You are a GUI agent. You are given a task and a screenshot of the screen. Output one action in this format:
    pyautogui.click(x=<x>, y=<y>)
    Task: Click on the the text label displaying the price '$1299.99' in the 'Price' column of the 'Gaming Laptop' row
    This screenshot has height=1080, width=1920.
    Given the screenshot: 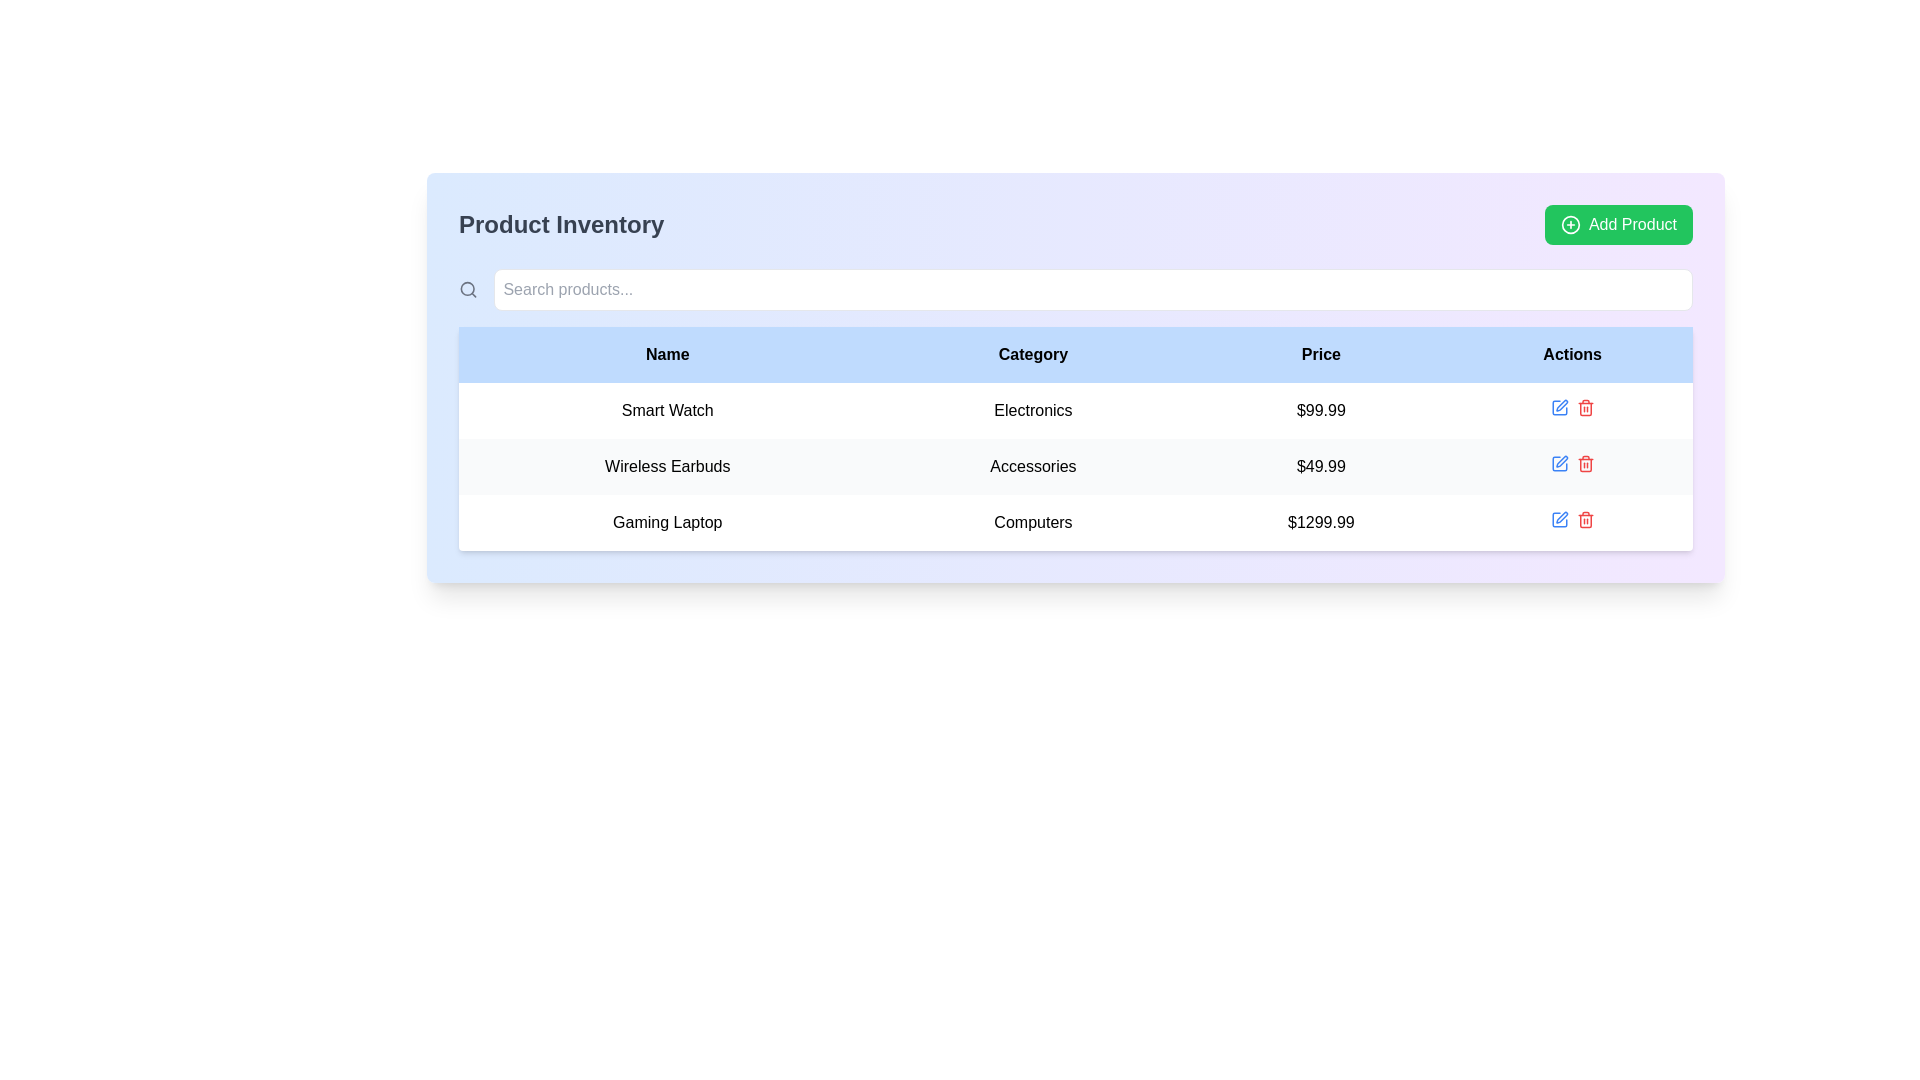 What is the action you would take?
    pyautogui.click(x=1321, y=522)
    